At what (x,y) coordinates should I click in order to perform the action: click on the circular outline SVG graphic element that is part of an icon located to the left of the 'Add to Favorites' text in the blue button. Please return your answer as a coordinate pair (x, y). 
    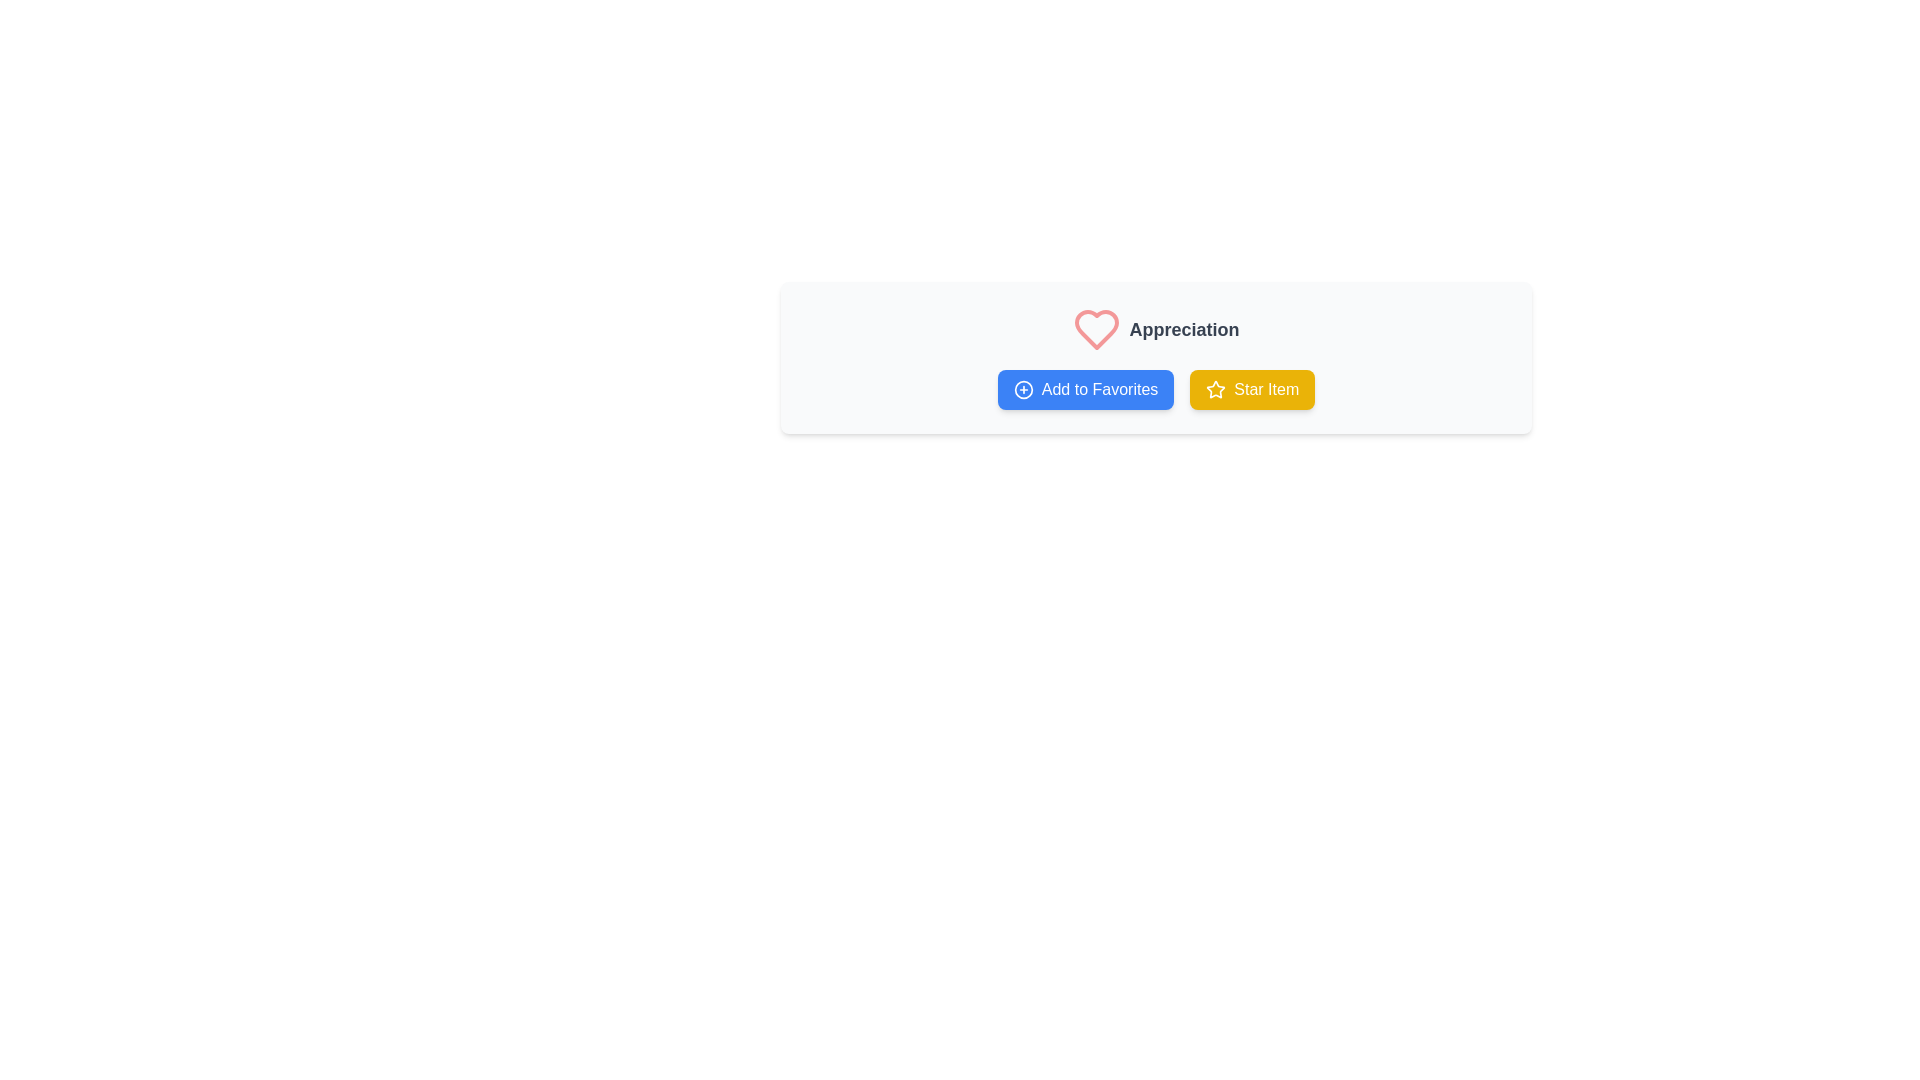
    Looking at the image, I should click on (1023, 389).